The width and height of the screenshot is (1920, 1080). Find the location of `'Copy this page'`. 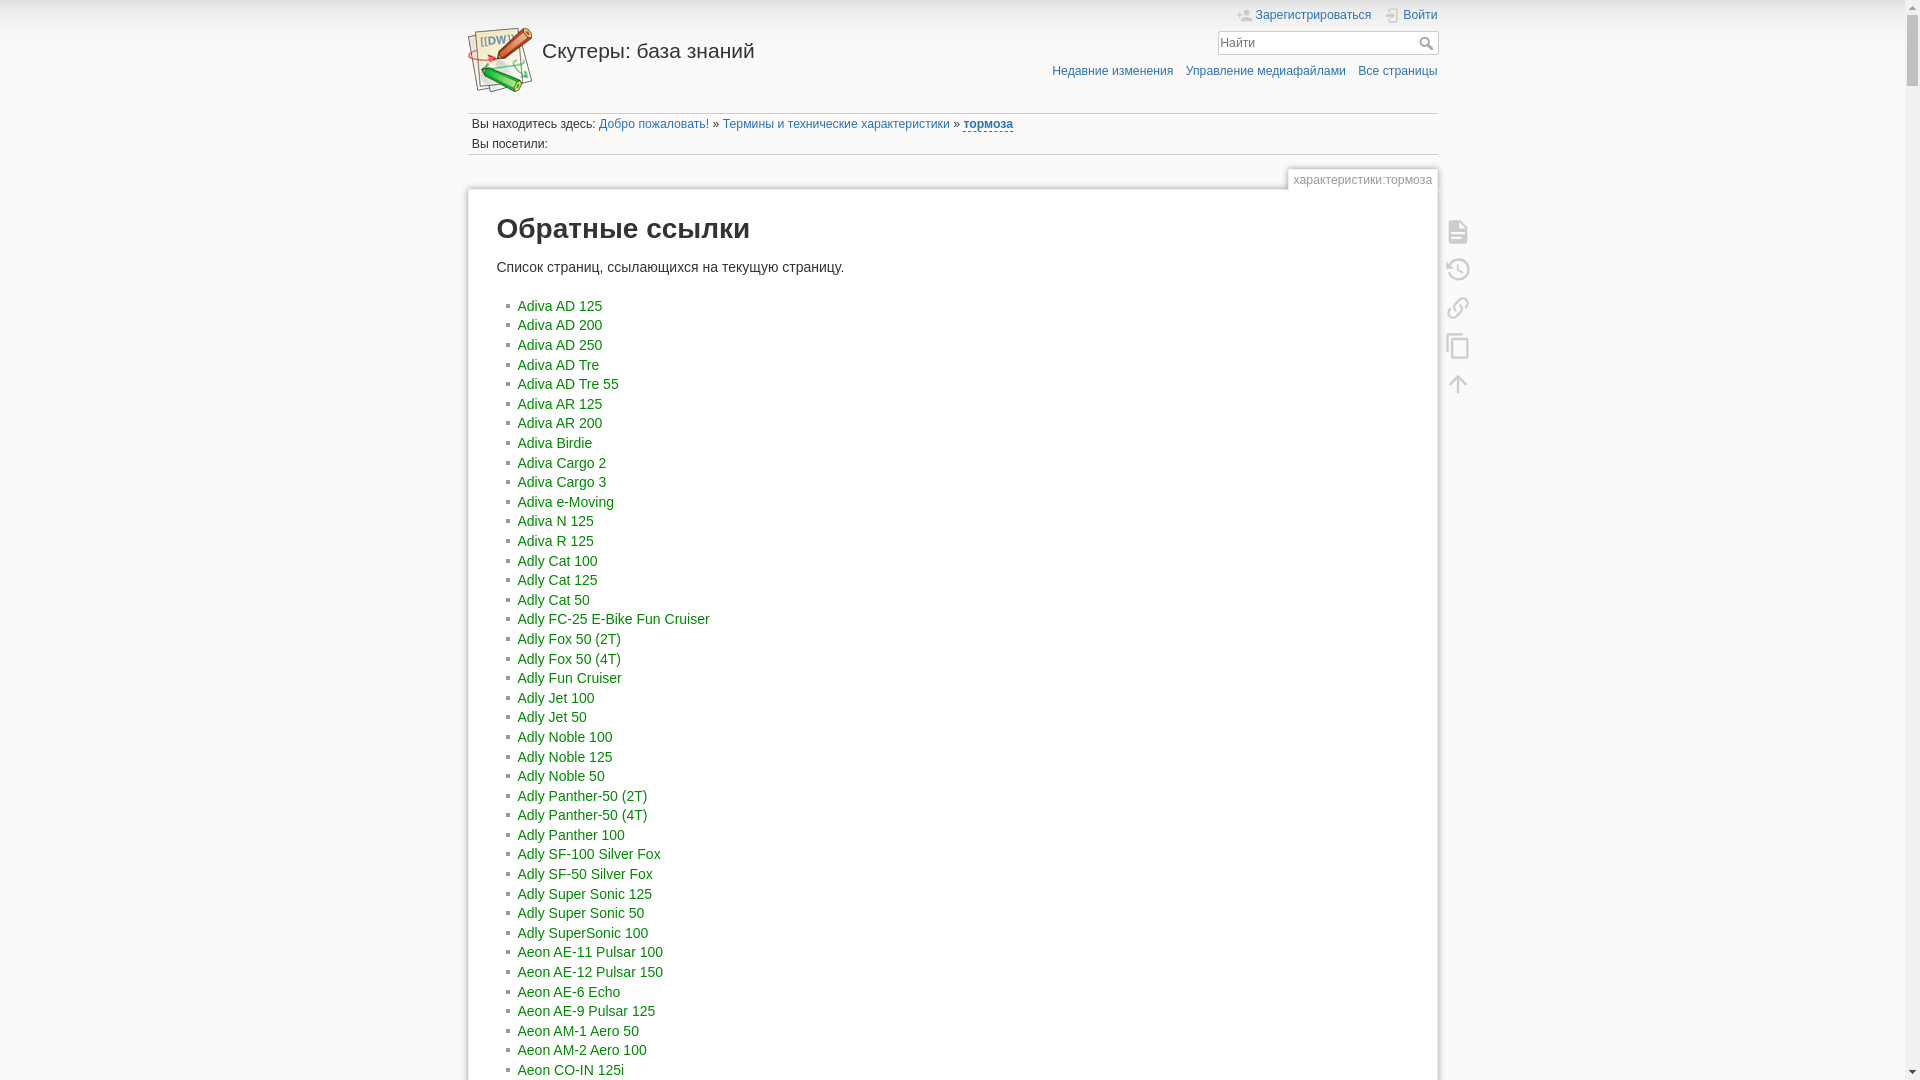

'Copy this page' is located at coordinates (1433, 343).